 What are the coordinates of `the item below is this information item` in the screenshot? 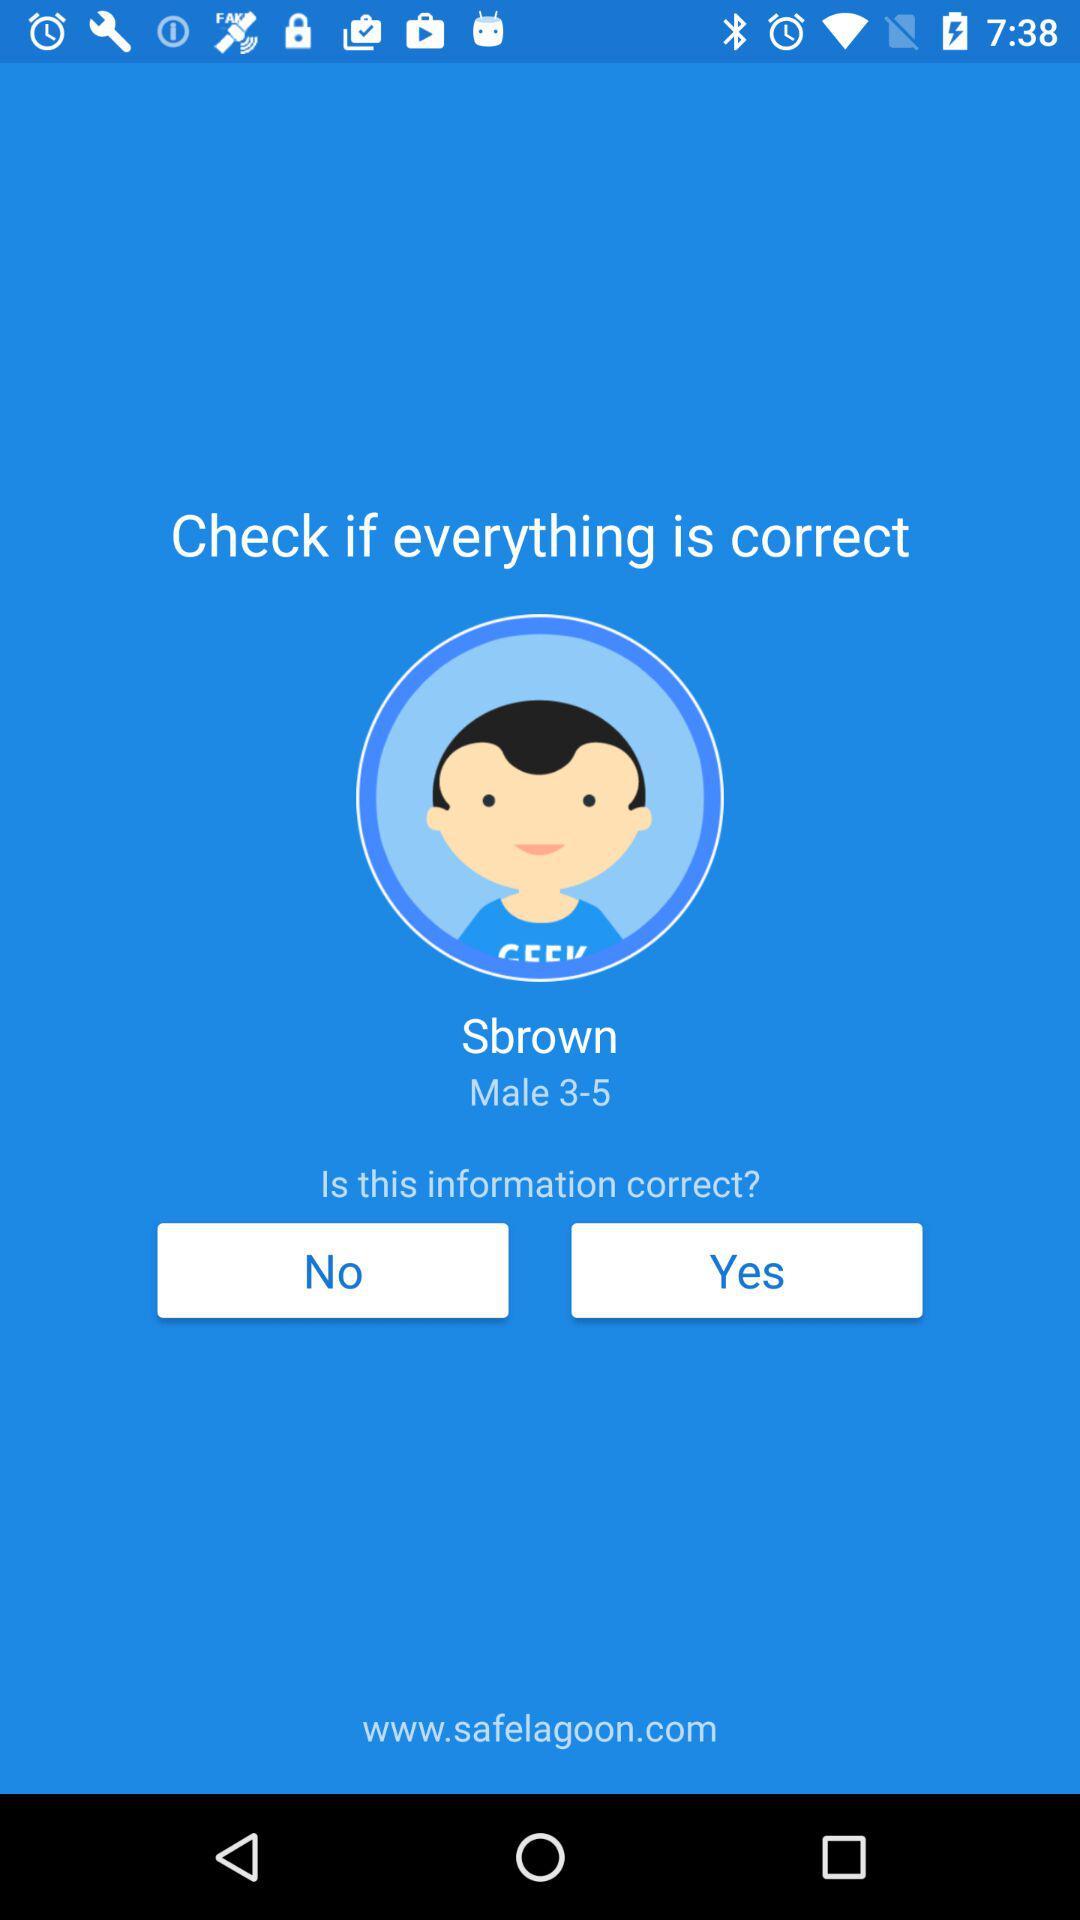 It's located at (331, 1269).